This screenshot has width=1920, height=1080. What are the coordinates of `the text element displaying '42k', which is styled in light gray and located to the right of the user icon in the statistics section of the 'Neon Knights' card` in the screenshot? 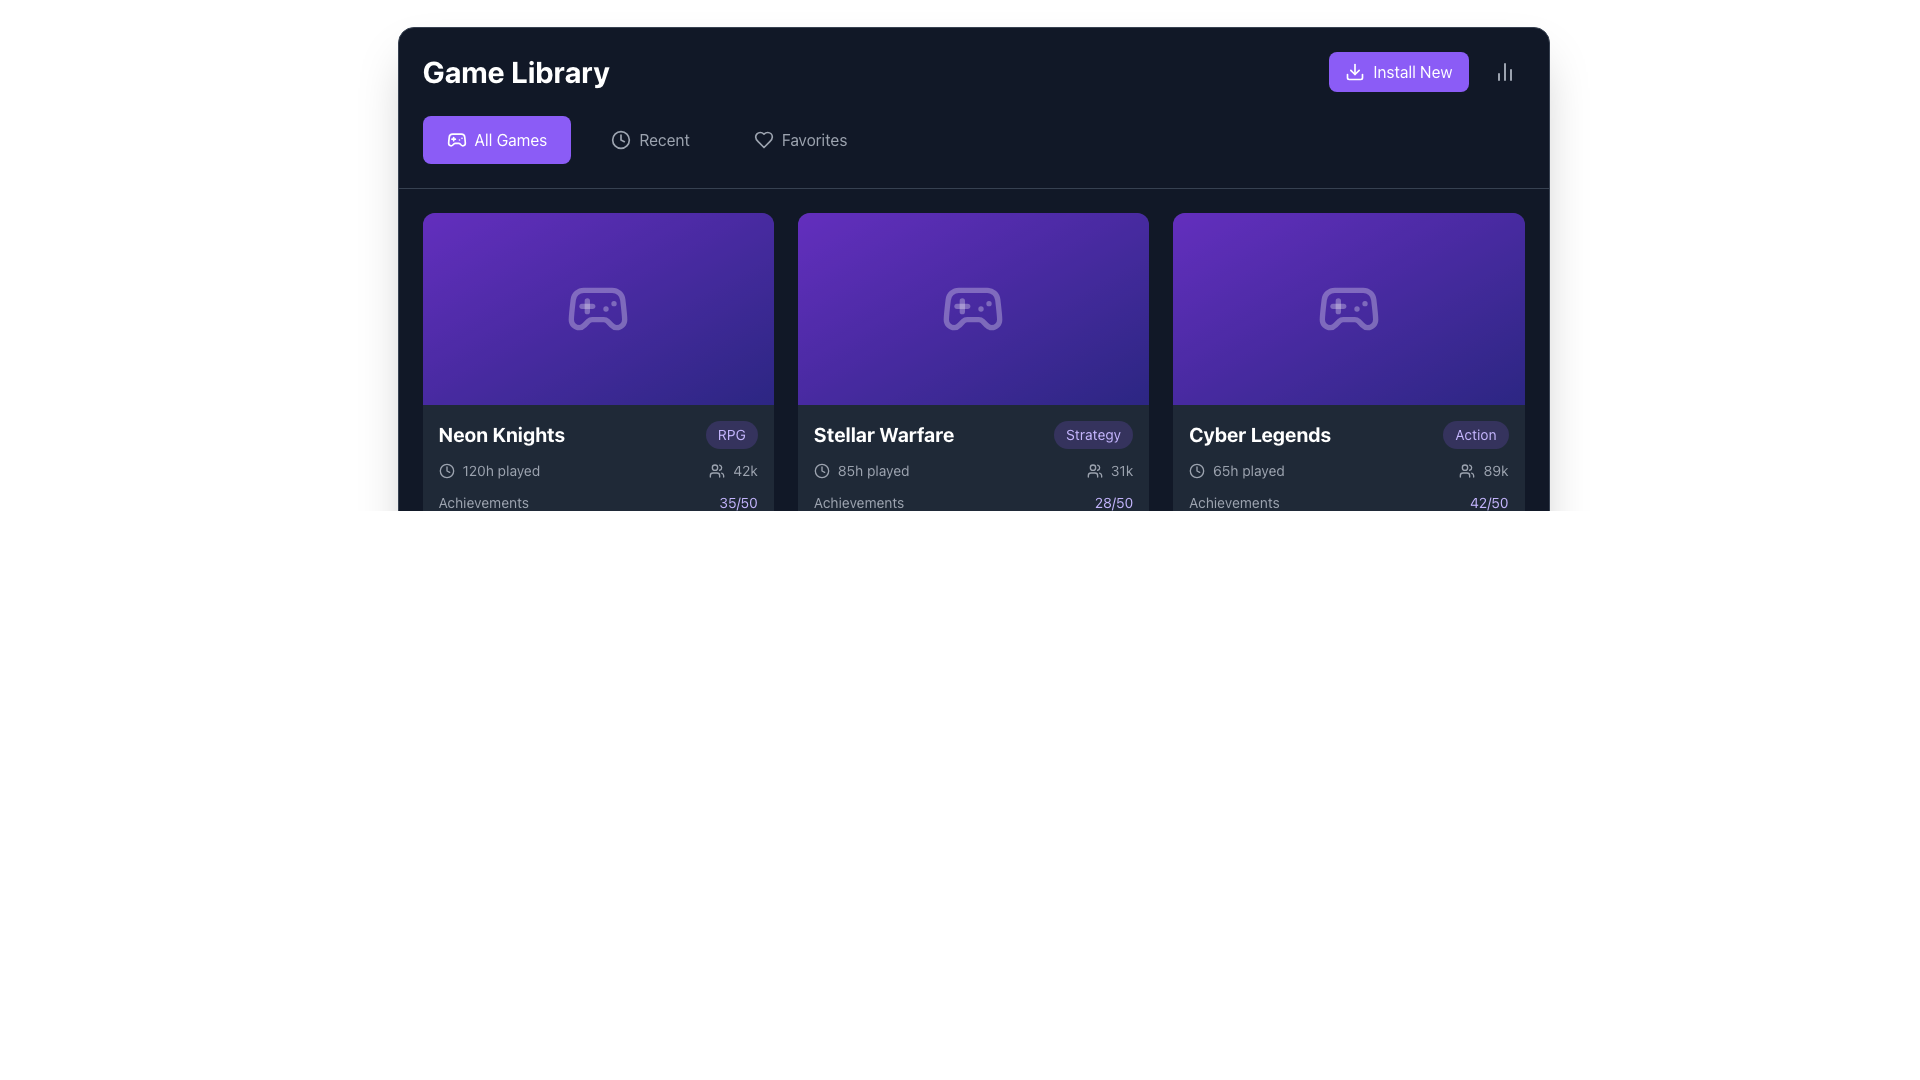 It's located at (744, 470).